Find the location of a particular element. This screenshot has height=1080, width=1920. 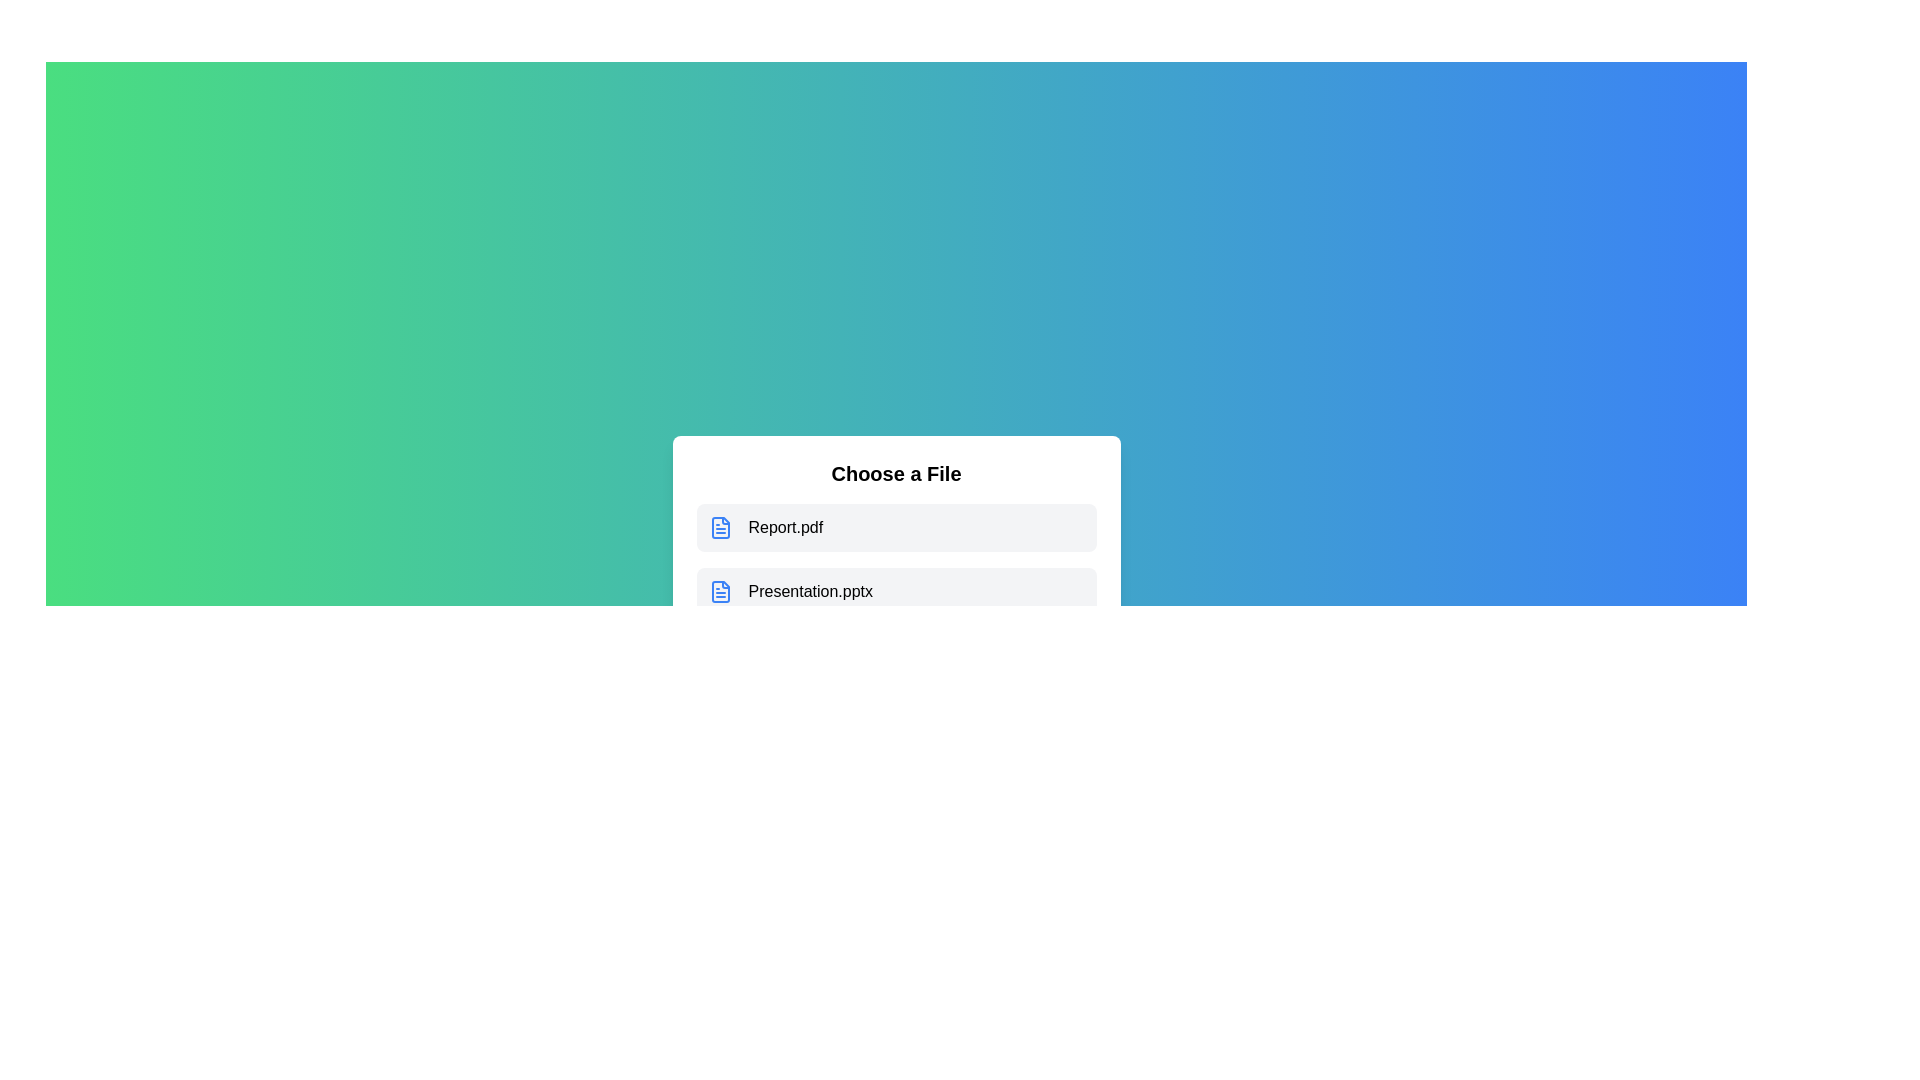

the file icon next to the file named Presentation.pptx is located at coordinates (720, 590).